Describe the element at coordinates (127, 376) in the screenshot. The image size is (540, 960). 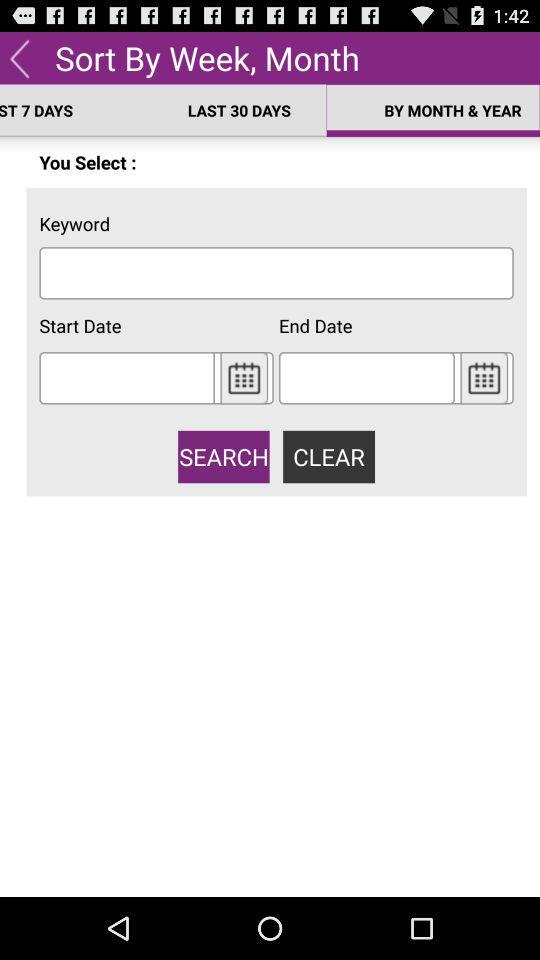
I see `the start date` at that location.